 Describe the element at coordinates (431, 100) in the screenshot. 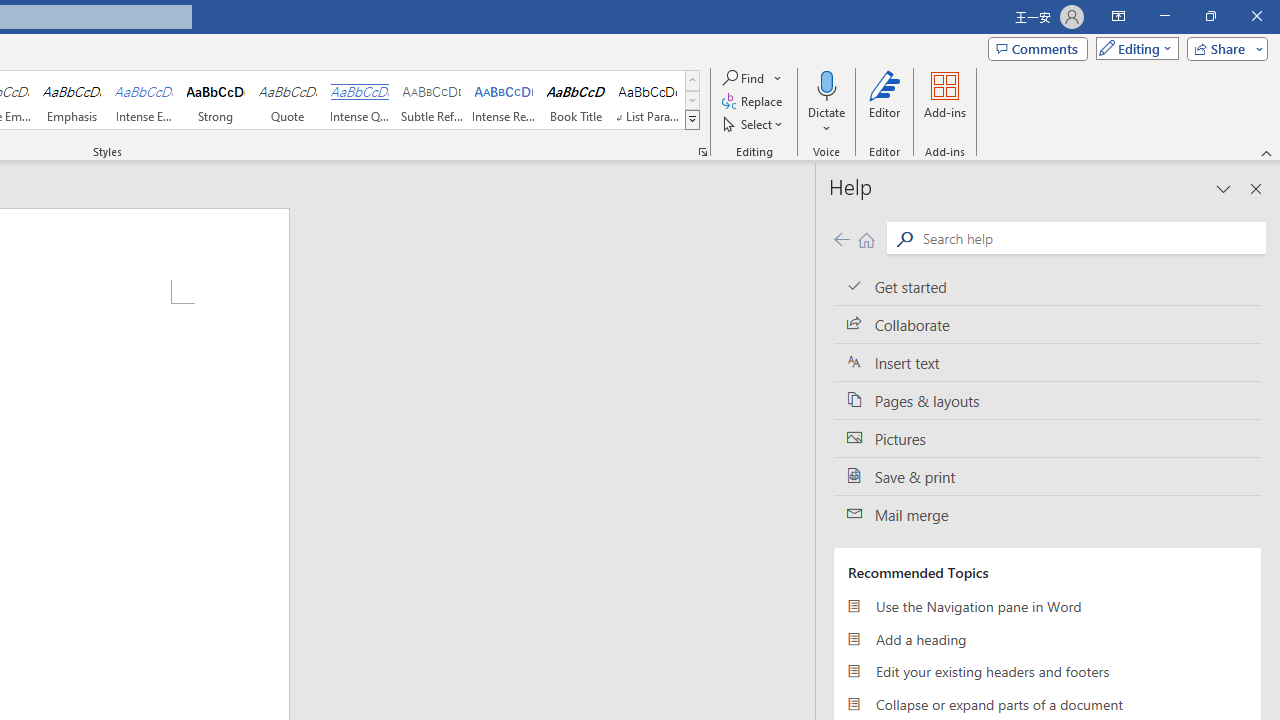

I see `'Subtle Reference'` at that location.